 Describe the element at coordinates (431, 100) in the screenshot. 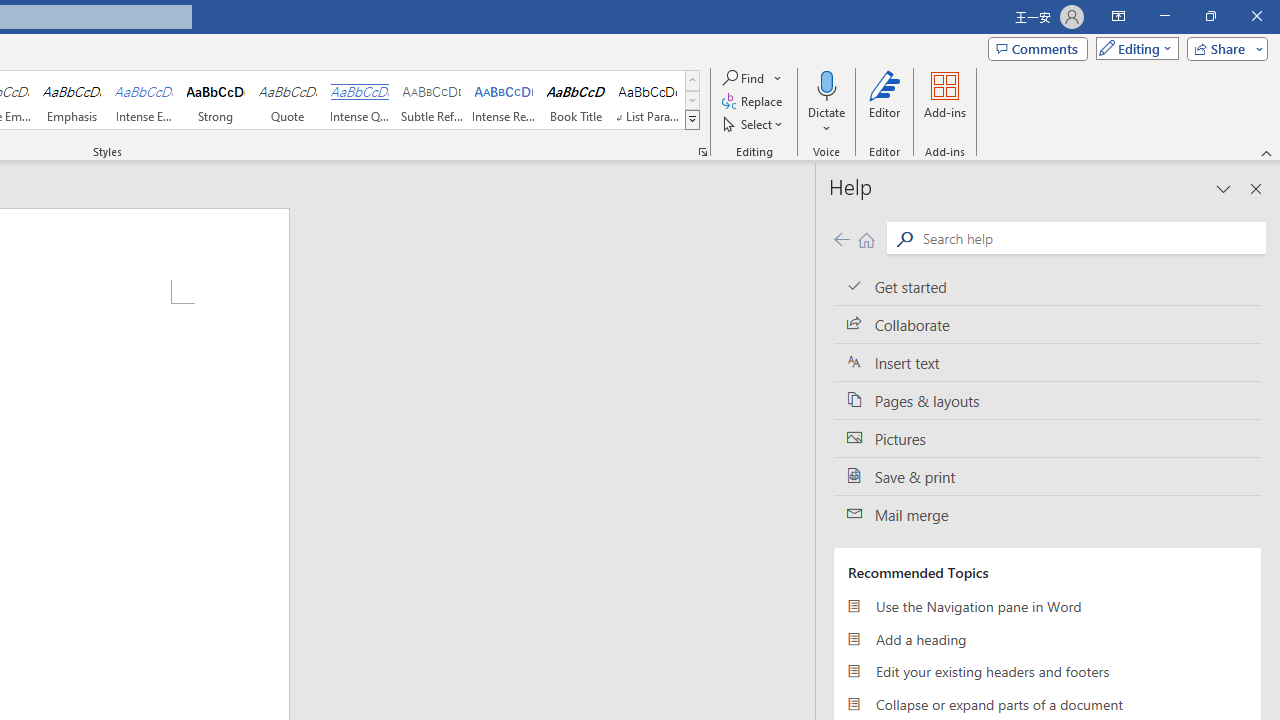

I see `'Subtle Reference'` at that location.